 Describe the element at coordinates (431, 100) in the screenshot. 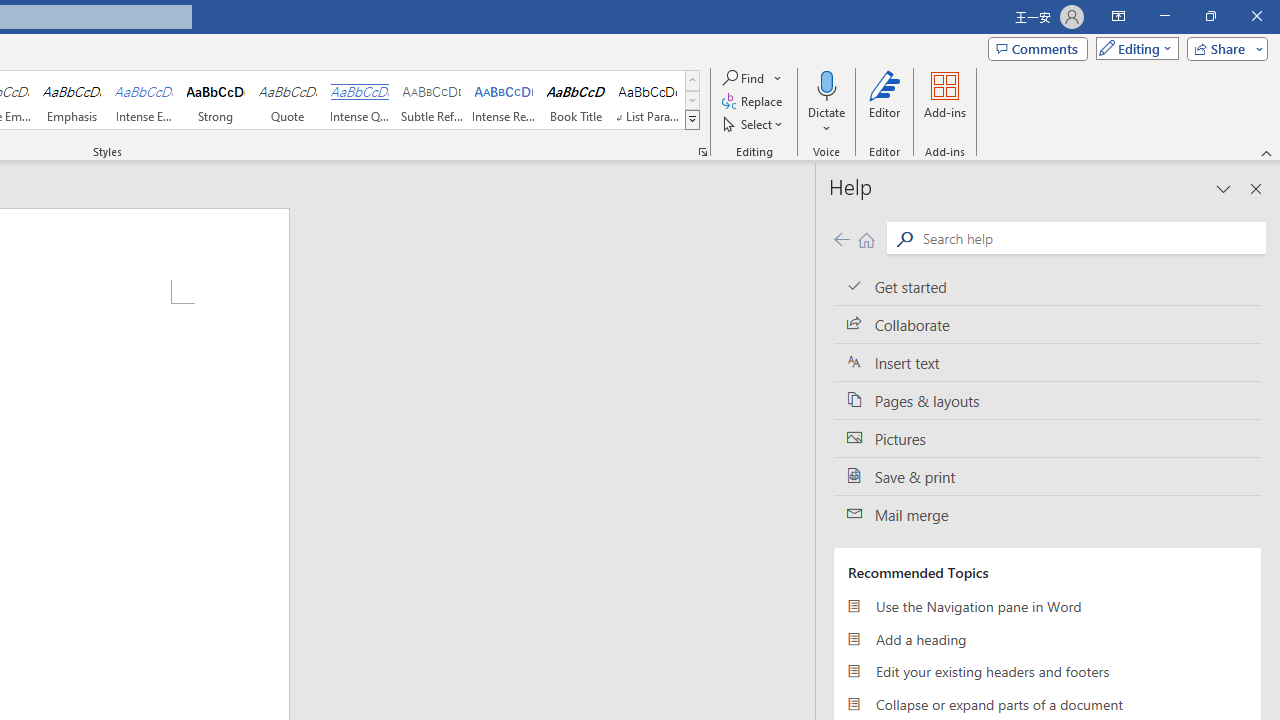

I see `'Subtle Reference'` at that location.